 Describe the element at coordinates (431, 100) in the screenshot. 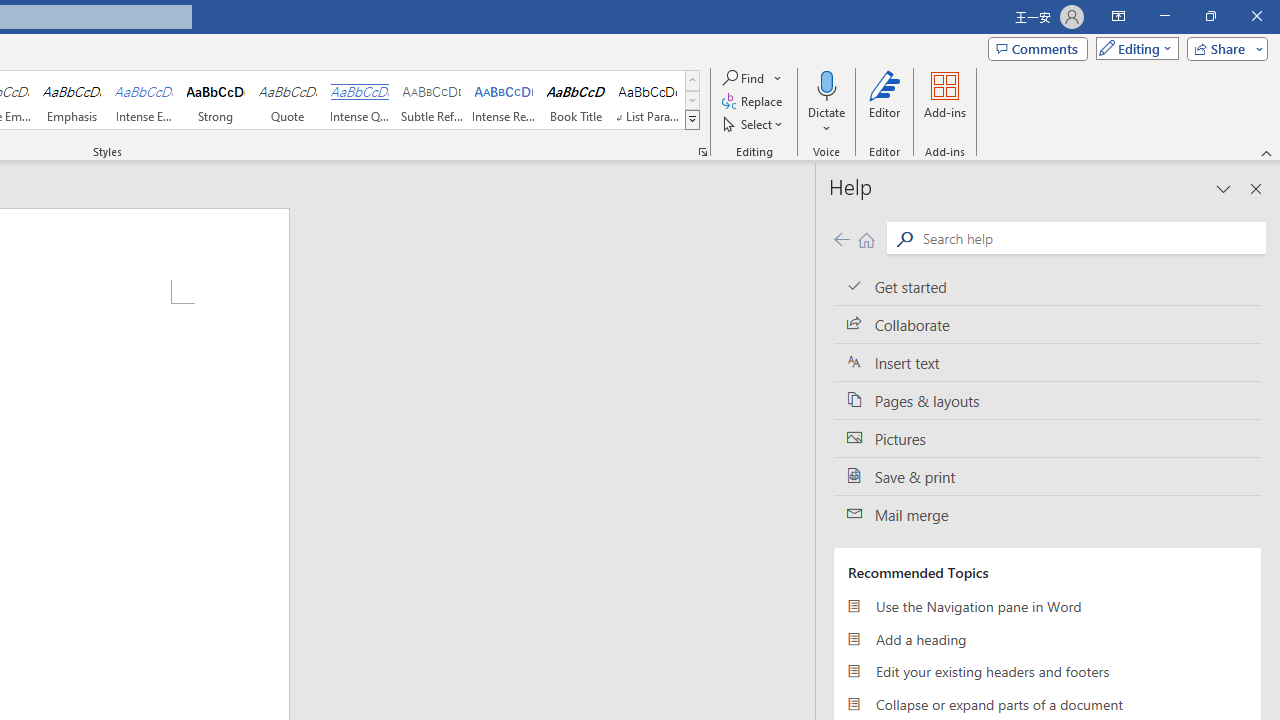

I see `'Subtle Reference'` at that location.